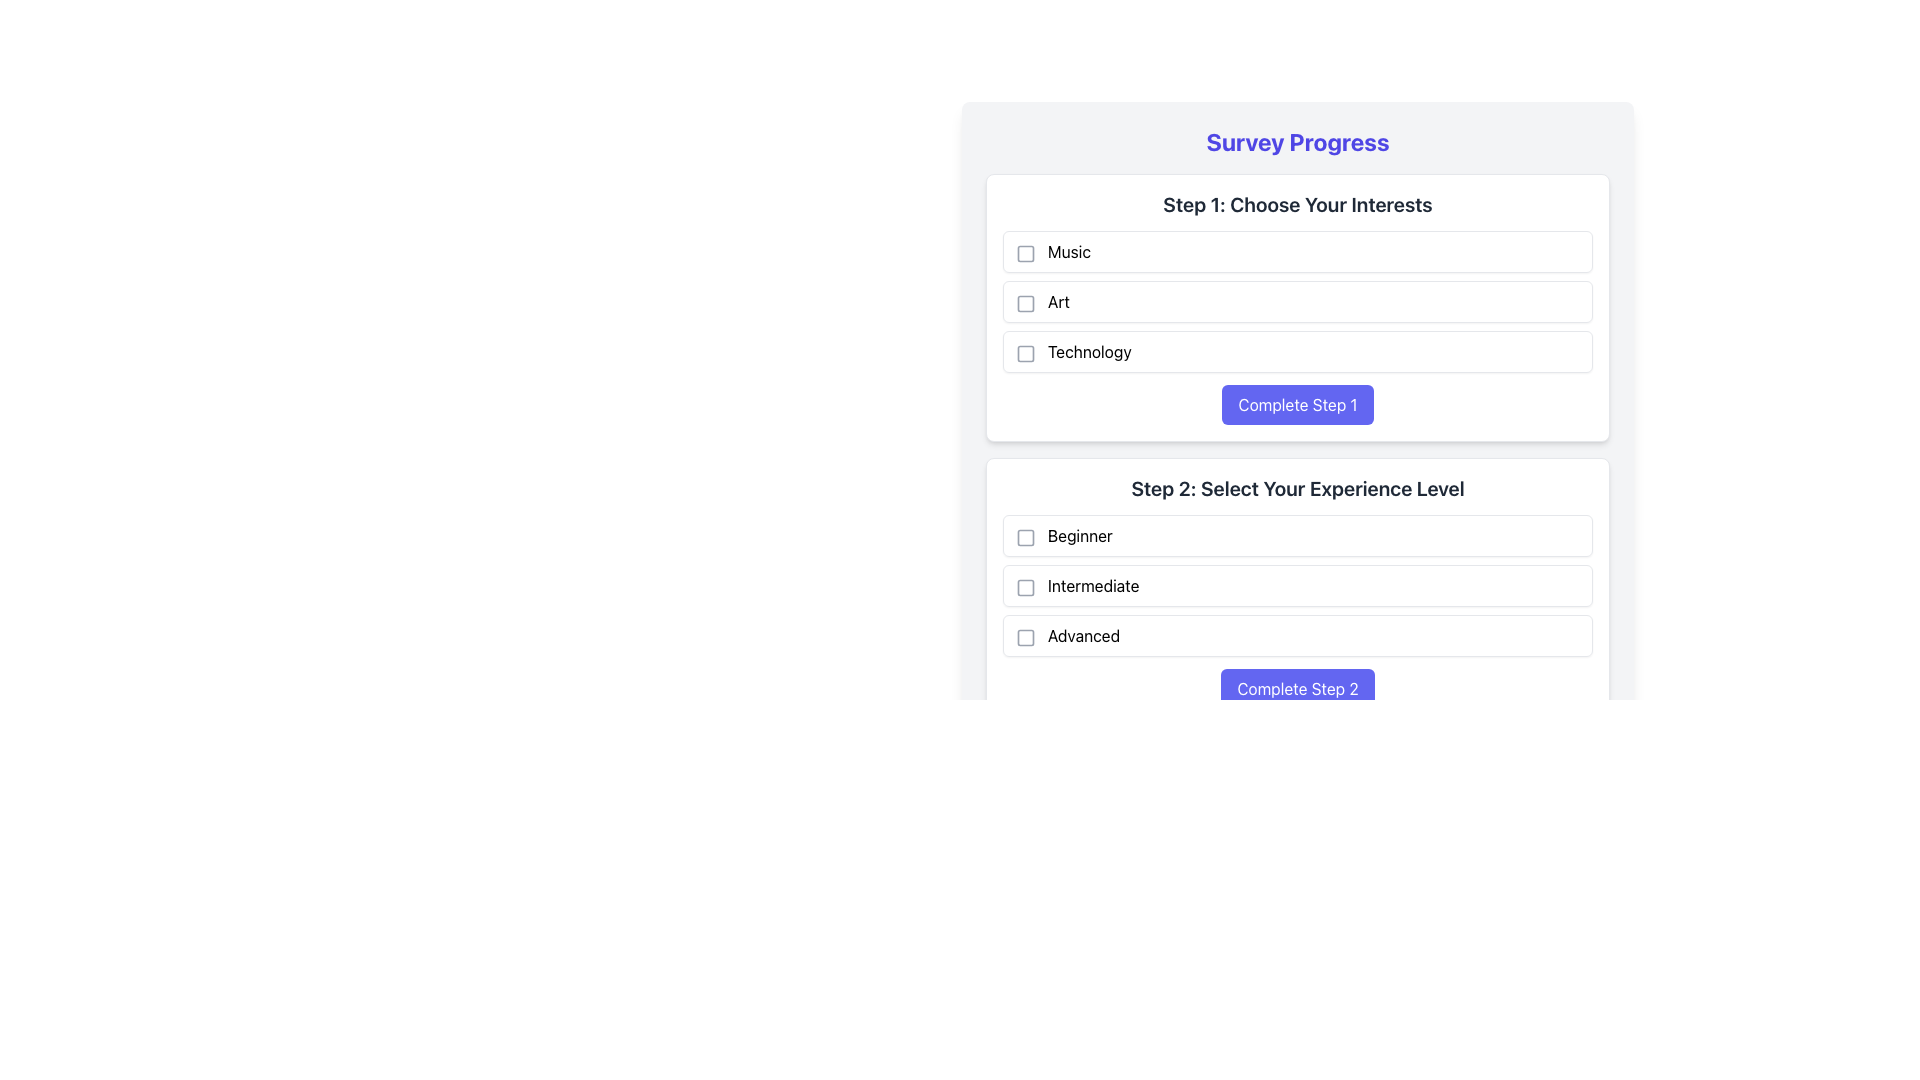  I want to click on the 'Technology' checkbox option, so click(1026, 352).